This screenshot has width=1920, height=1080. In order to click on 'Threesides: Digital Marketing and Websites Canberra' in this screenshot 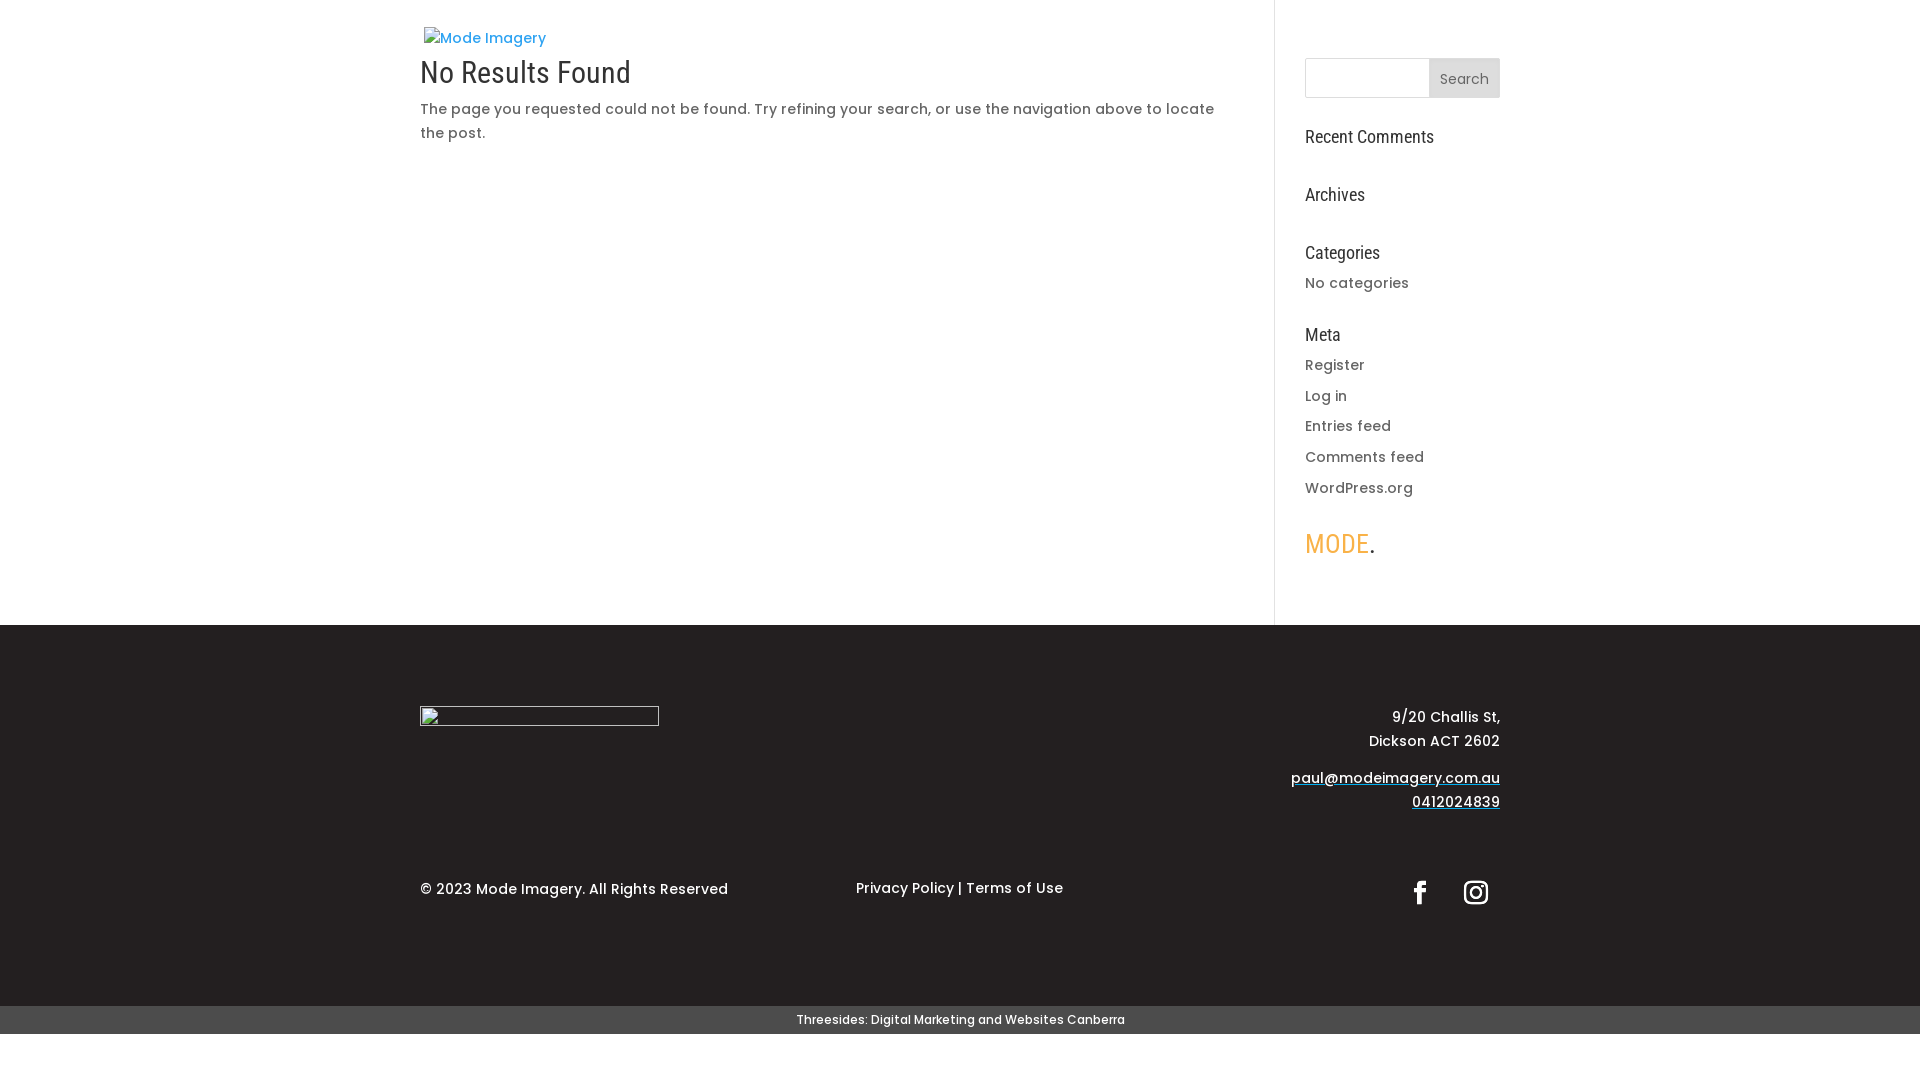, I will do `click(960, 1019)`.